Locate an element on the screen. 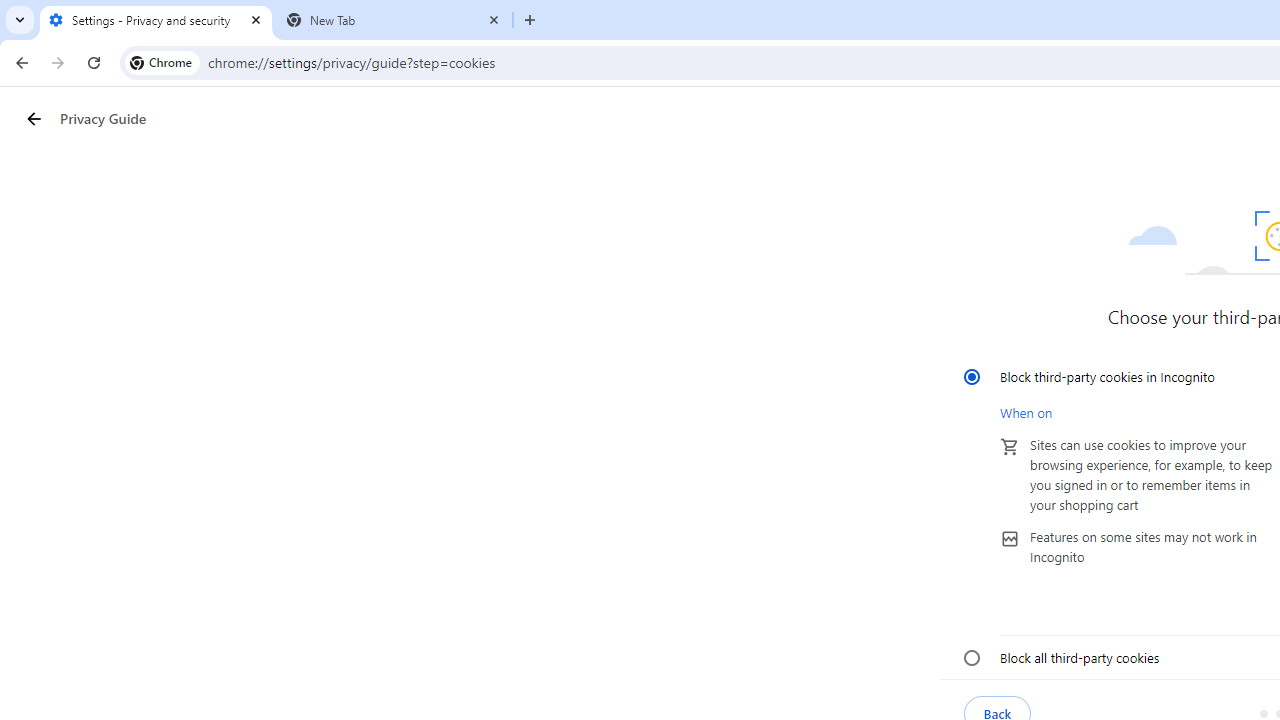 The width and height of the screenshot is (1280, 720). 'Privacy Guide back button' is located at coordinates (33, 119).